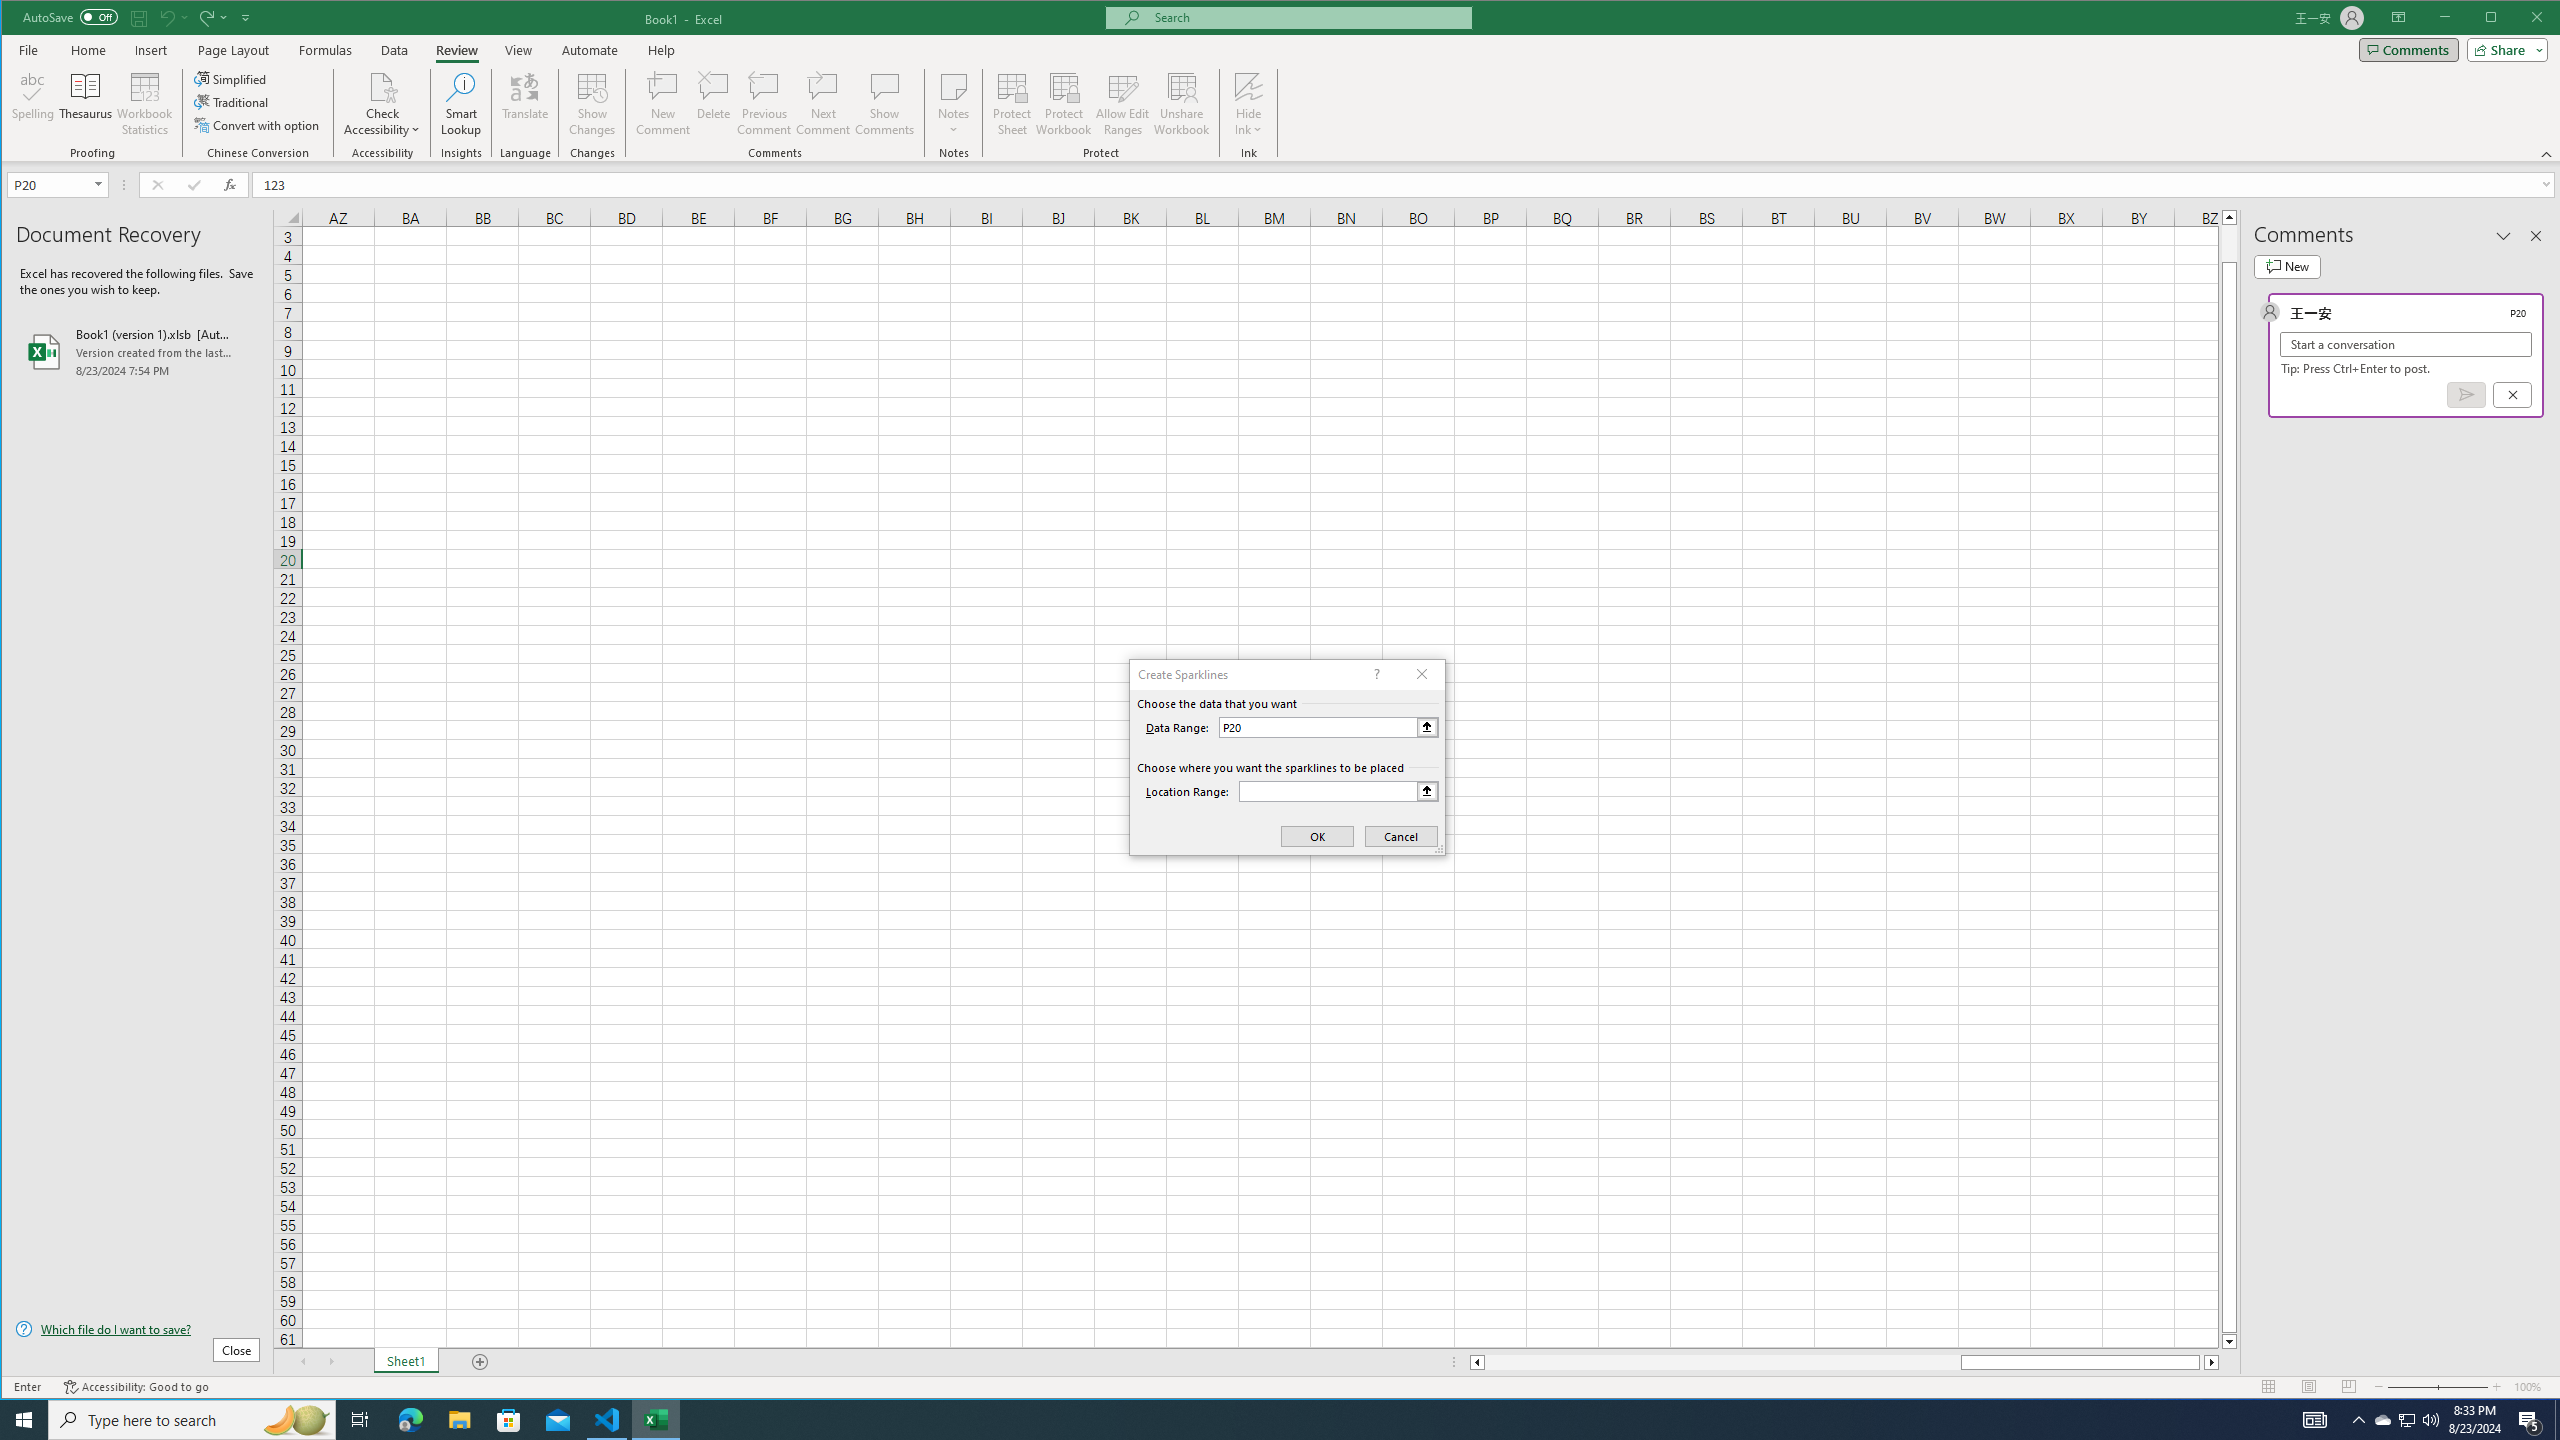 The height and width of the screenshot is (1440, 2560). What do you see at coordinates (591, 103) in the screenshot?
I see `'Show Changes'` at bounding box center [591, 103].